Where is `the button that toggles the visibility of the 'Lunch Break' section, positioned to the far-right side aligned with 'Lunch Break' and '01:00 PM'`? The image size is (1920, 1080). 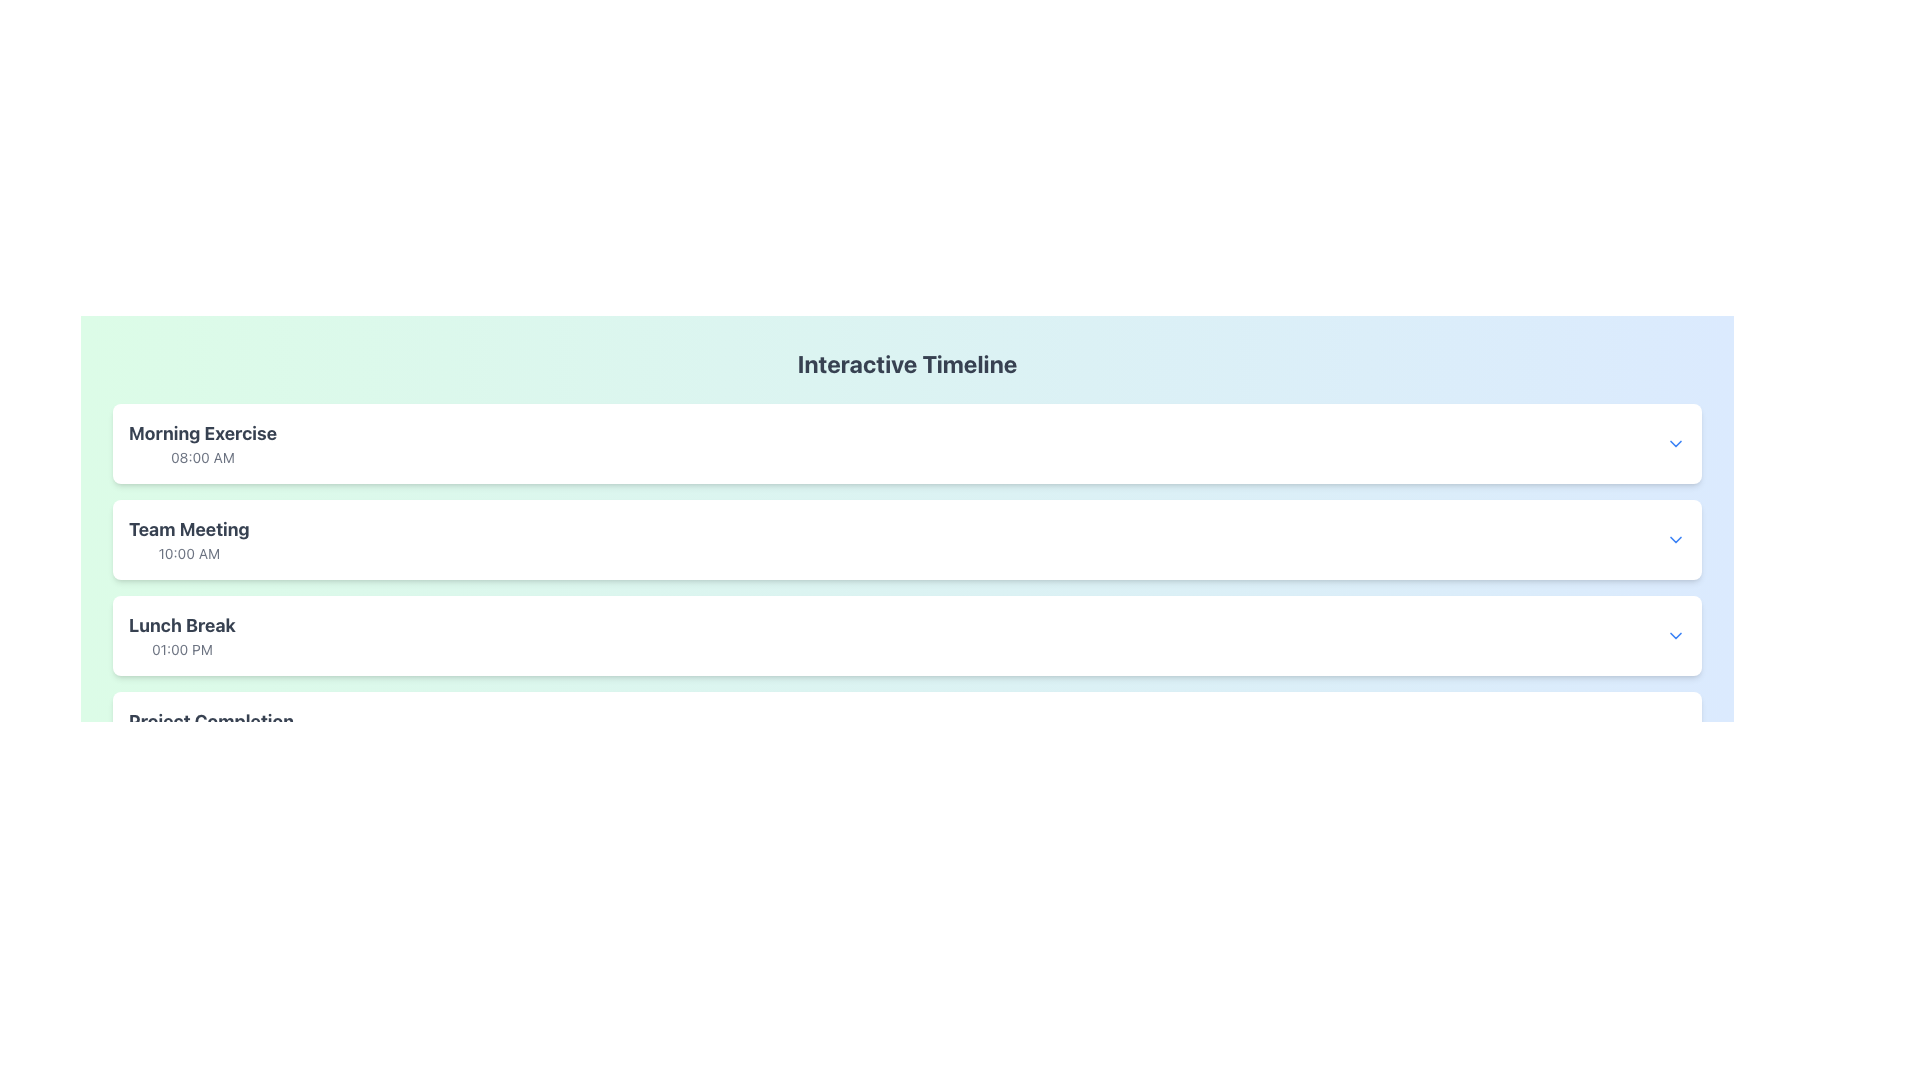 the button that toggles the visibility of the 'Lunch Break' section, positioned to the far-right side aligned with 'Lunch Break' and '01:00 PM' is located at coordinates (1675, 636).